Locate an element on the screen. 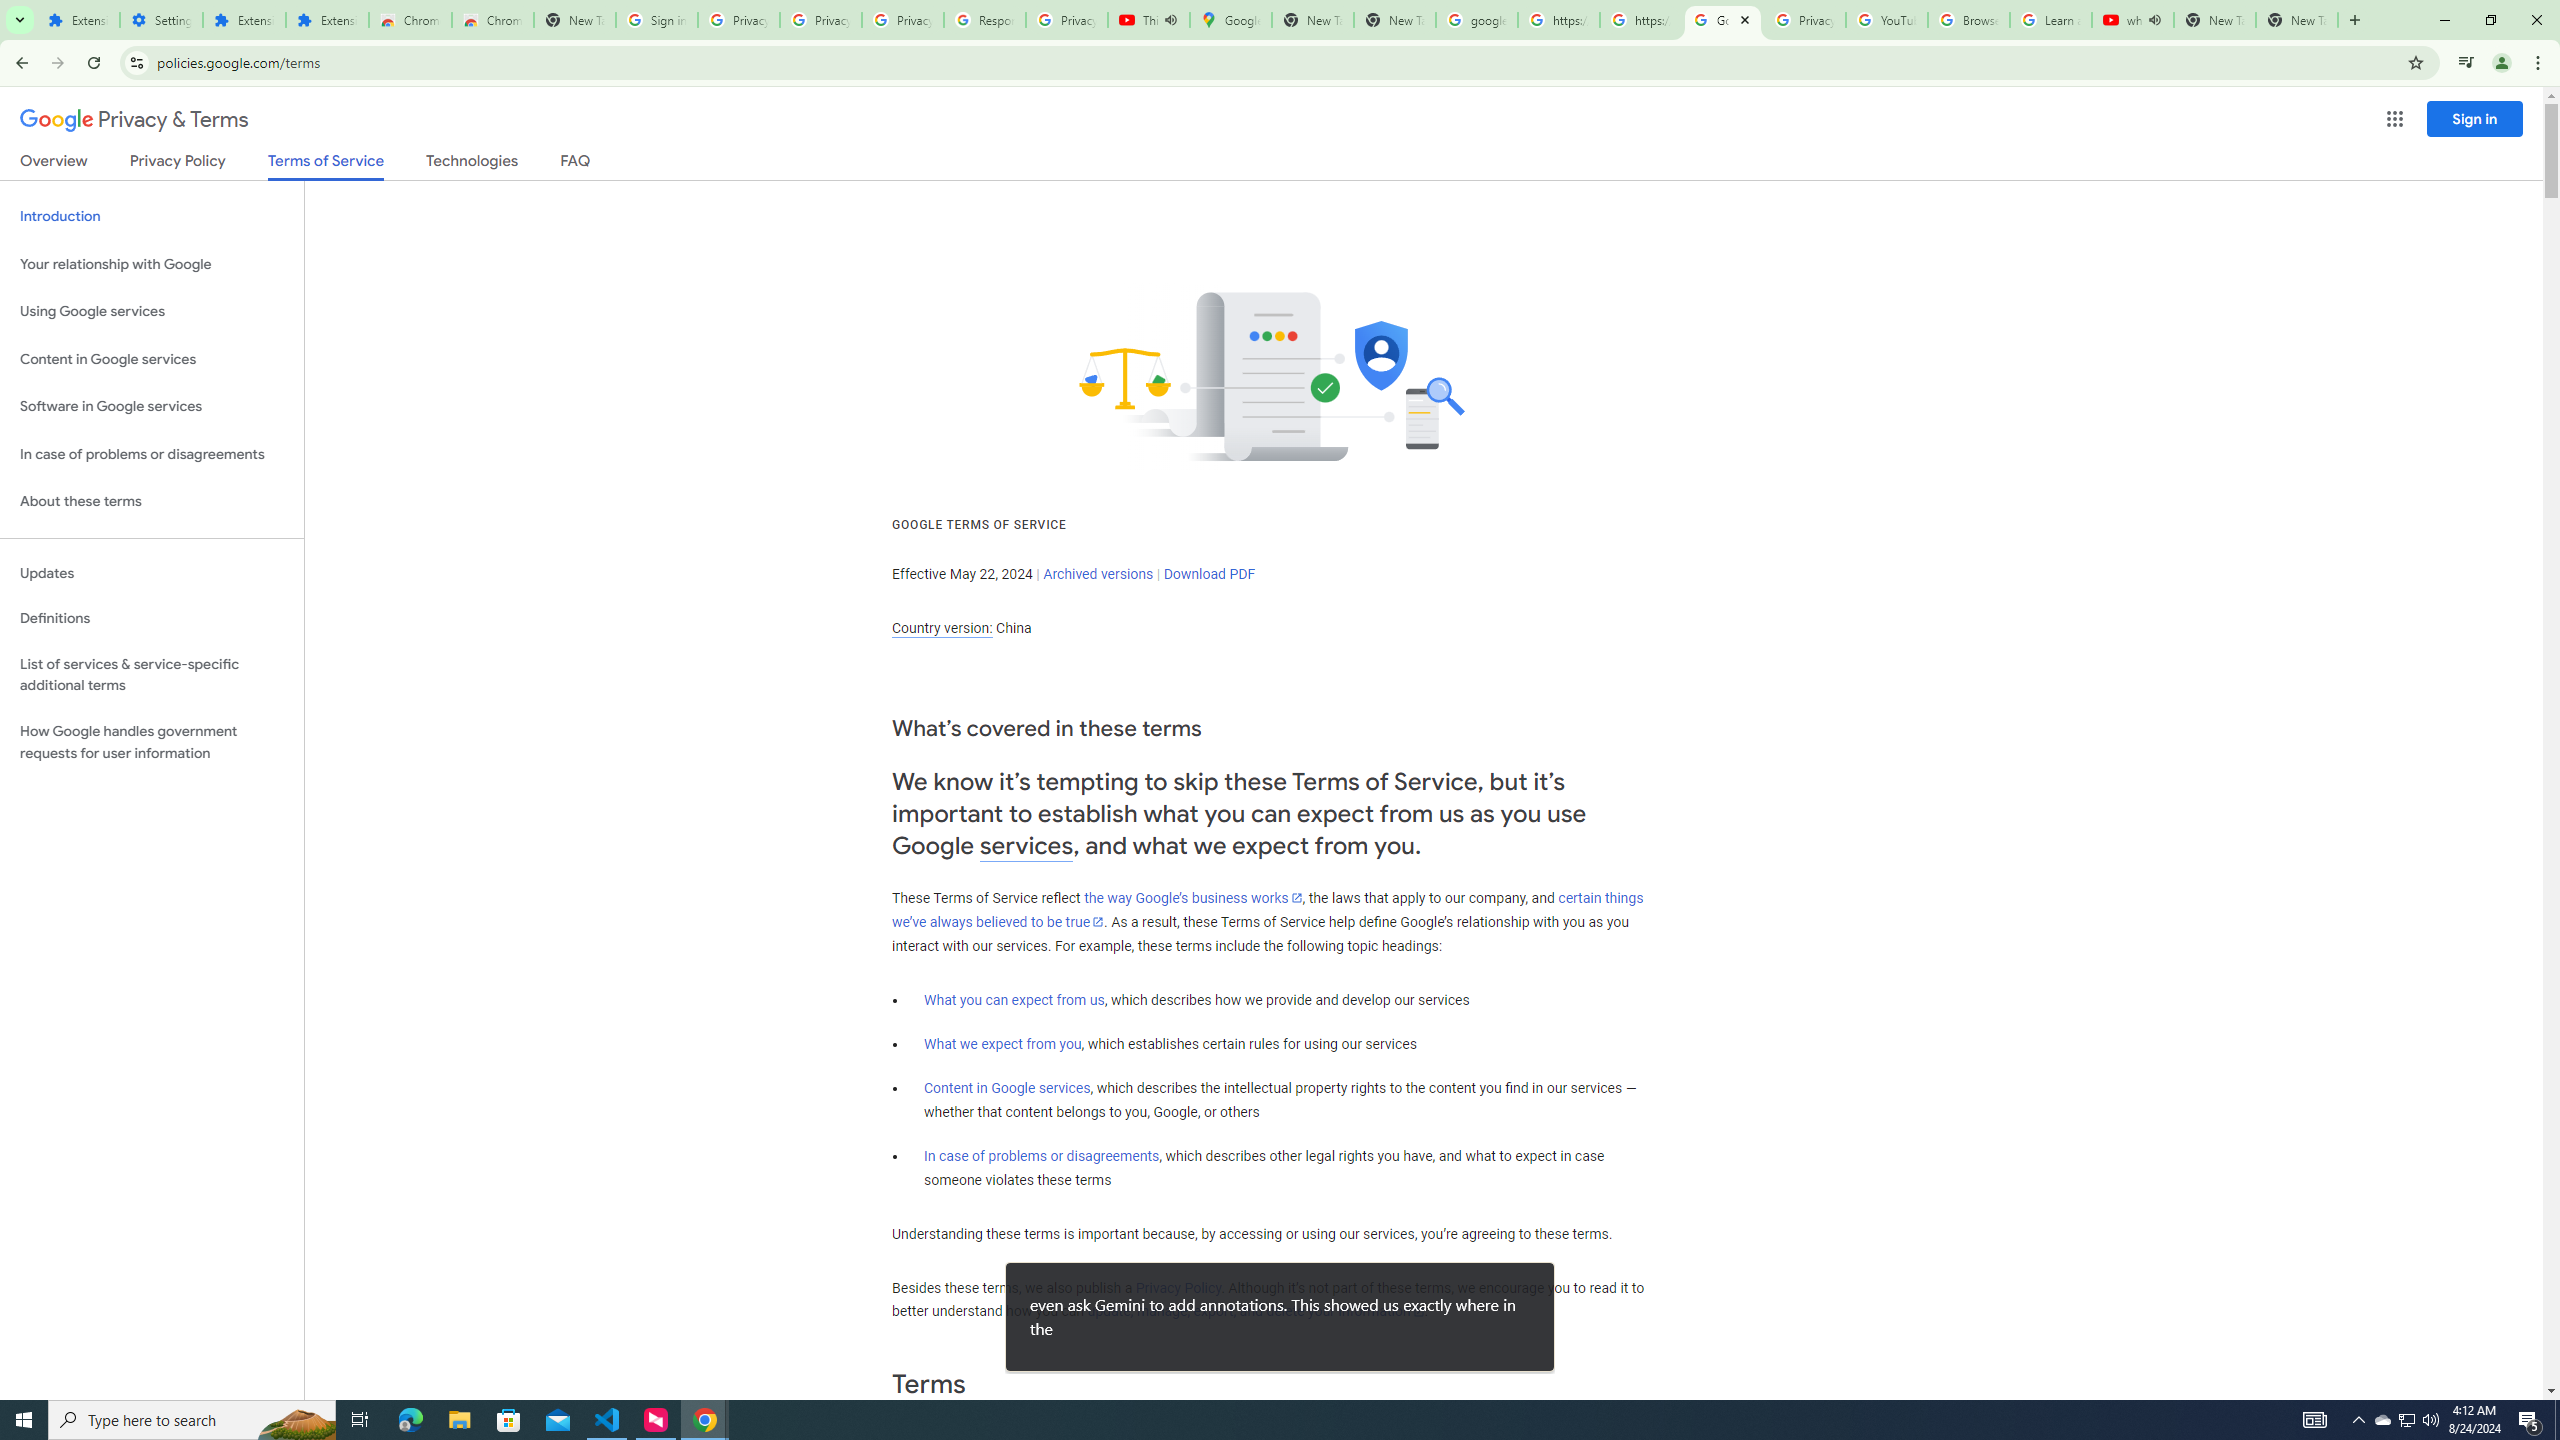  'services' is located at coordinates (1026, 846).